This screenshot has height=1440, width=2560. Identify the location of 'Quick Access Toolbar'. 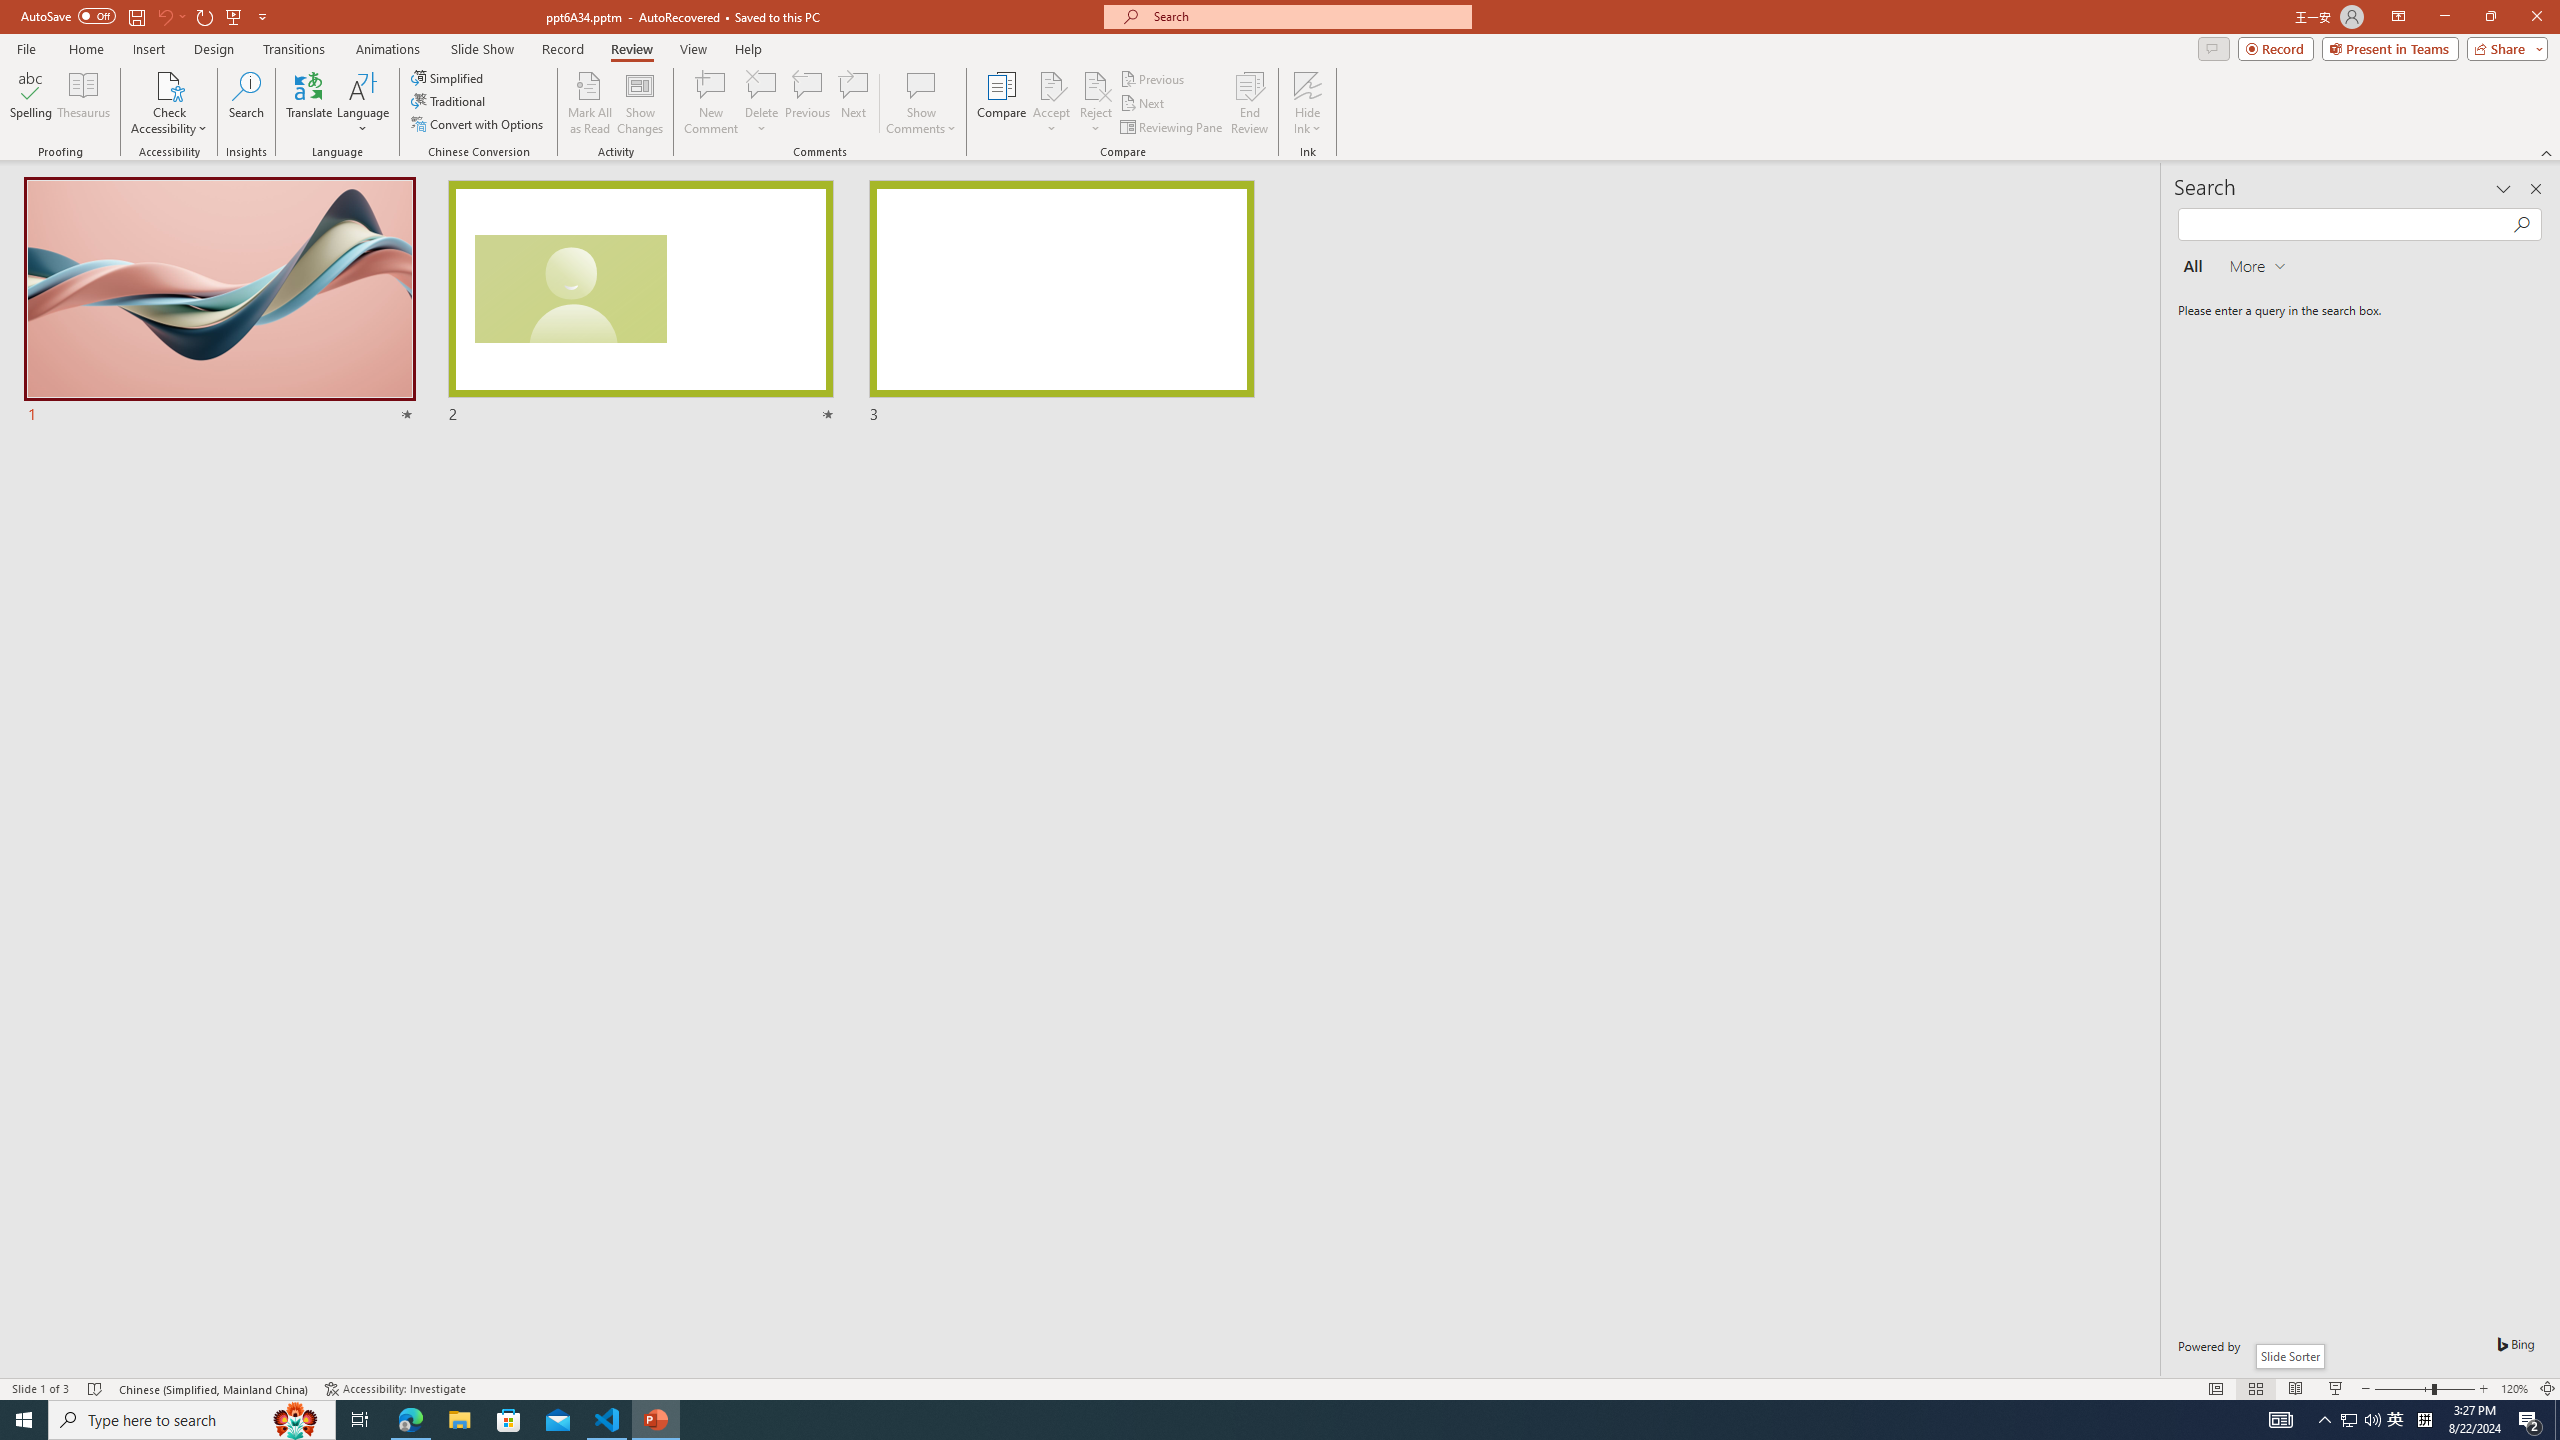
(144, 16).